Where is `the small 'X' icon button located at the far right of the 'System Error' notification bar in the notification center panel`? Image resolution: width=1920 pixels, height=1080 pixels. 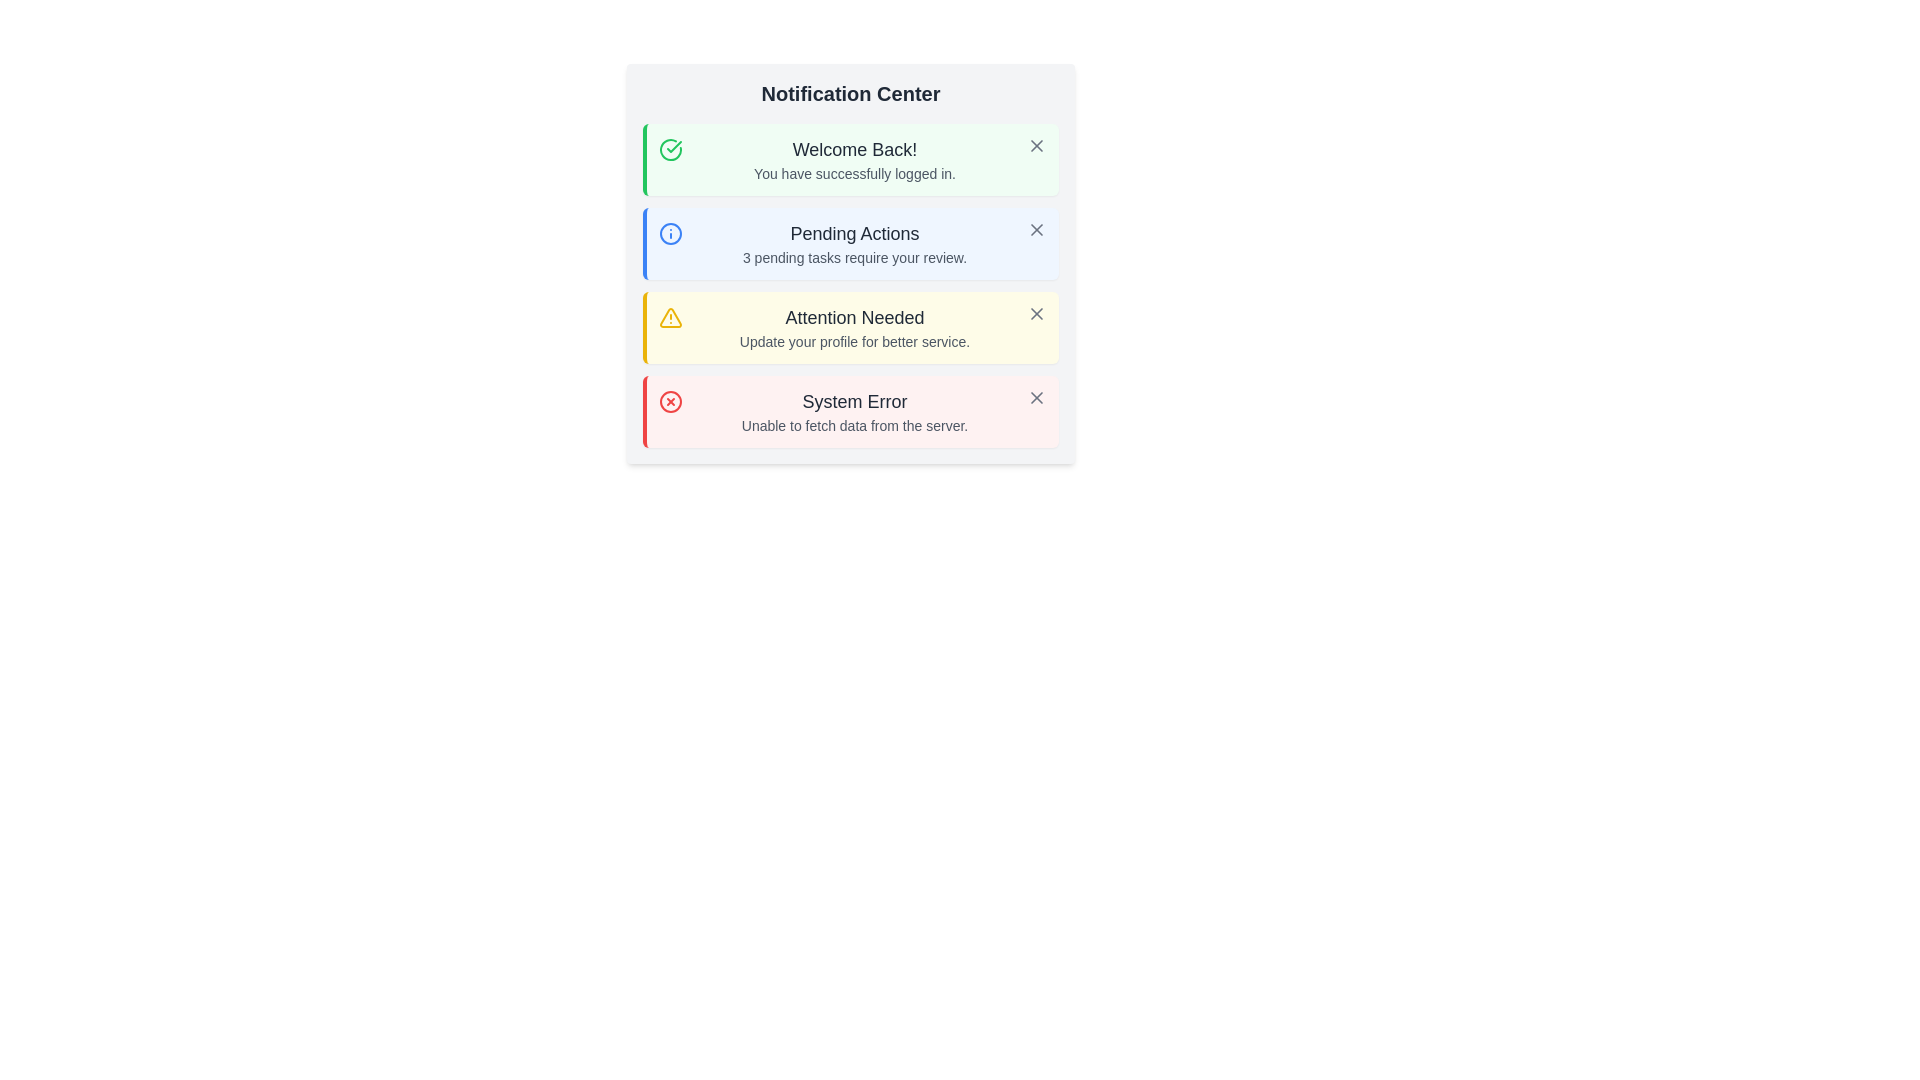
the small 'X' icon button located at the far right of the 'System Error' notification bar in the notification center panel is located at coordinates (1036, 397).